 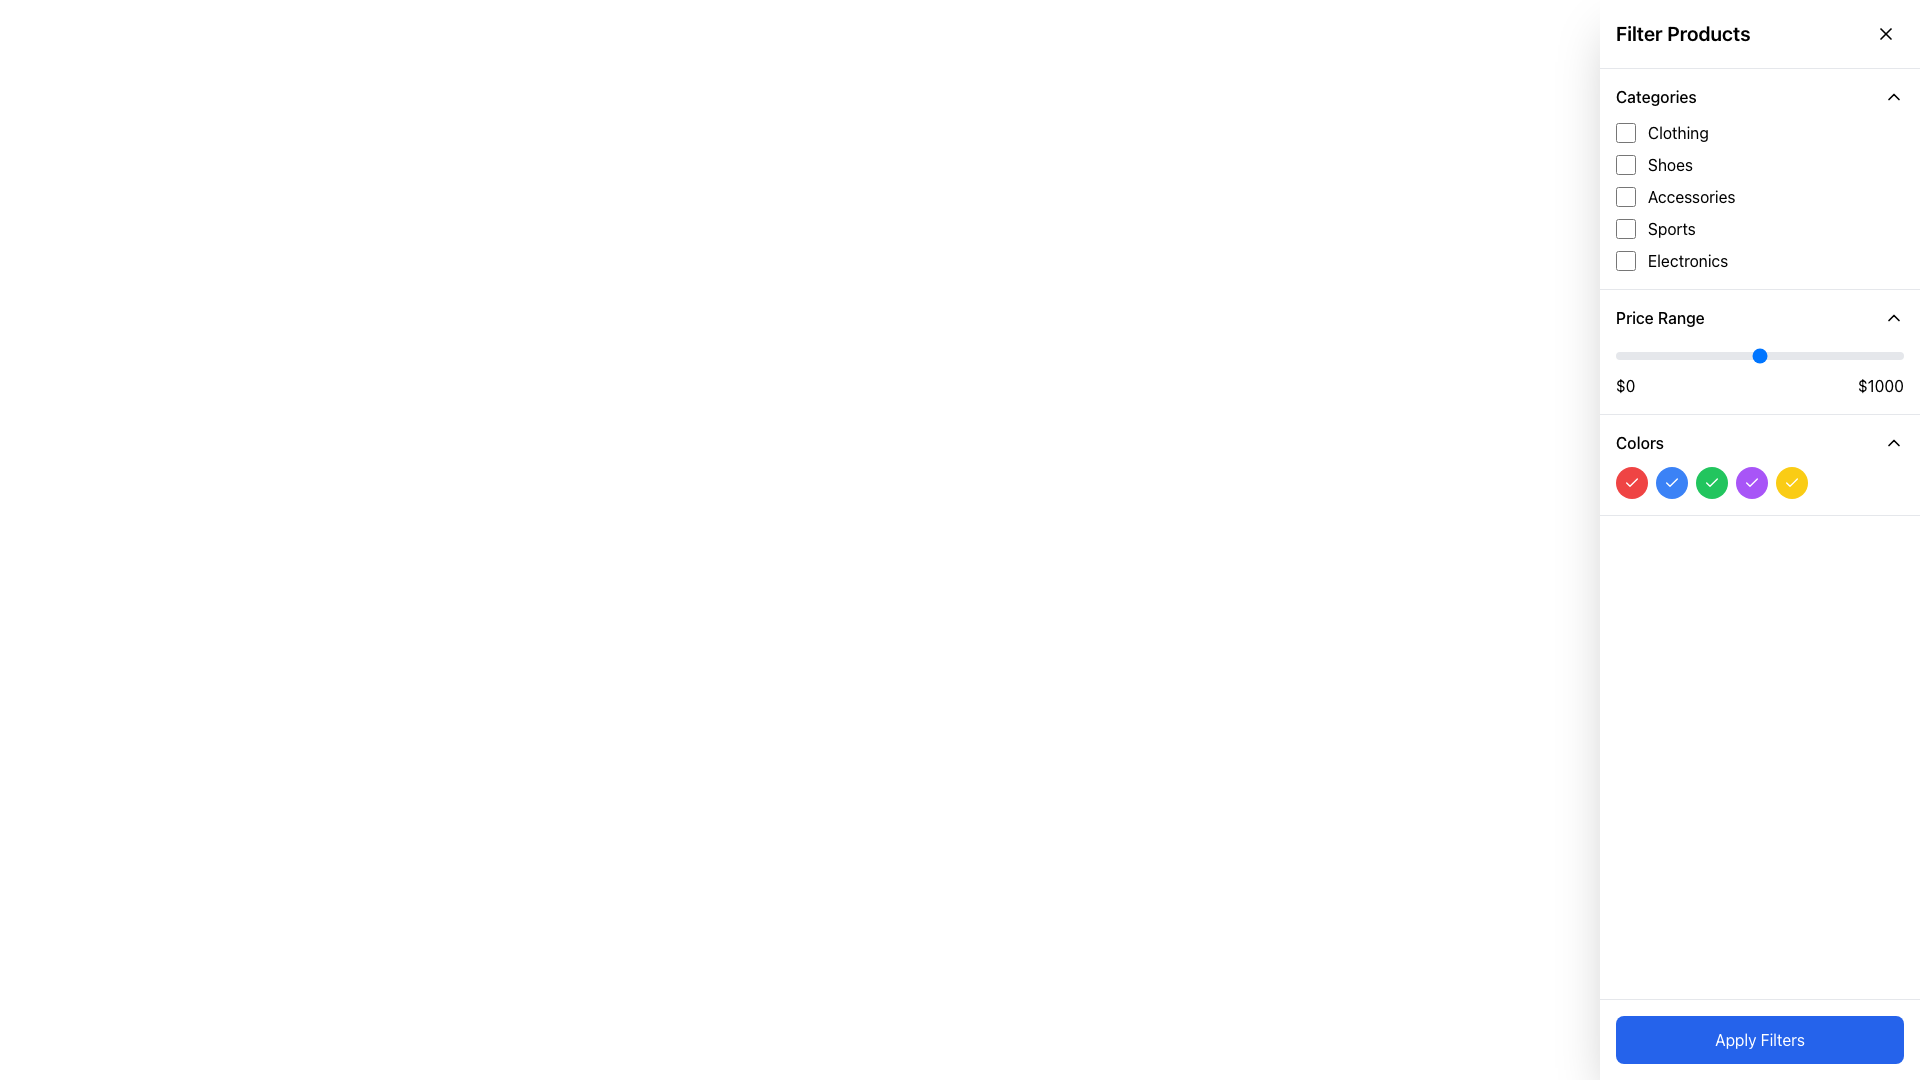 What do you see at coordinates (1862, 354) in the screenshot?
I see `the price range slider` at bounding box center [1862, 354].